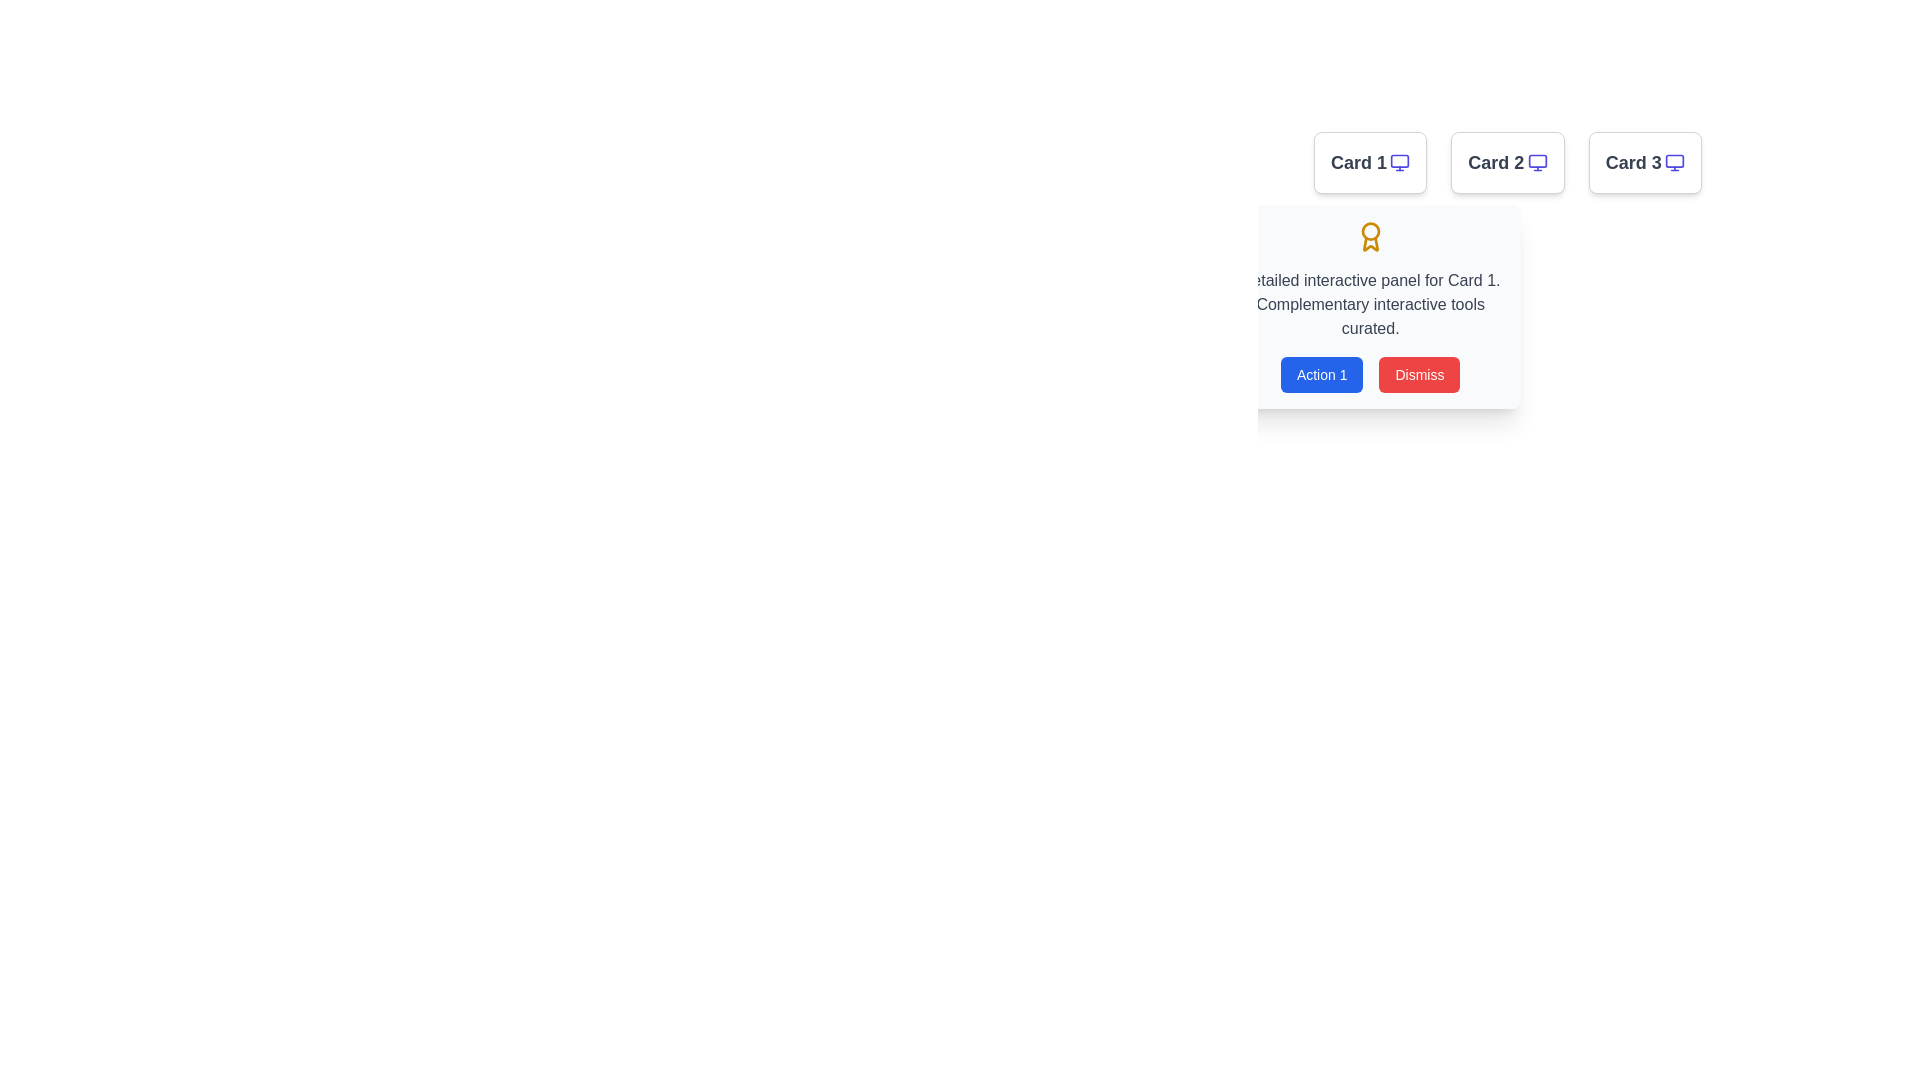 The width and height of the screenshot is (1920, 1080). What do you see at coordinates (1507, 161) in the screenshot?
I see `the second card in a horizontal list of three cards` at bounding box center [1507, 161].